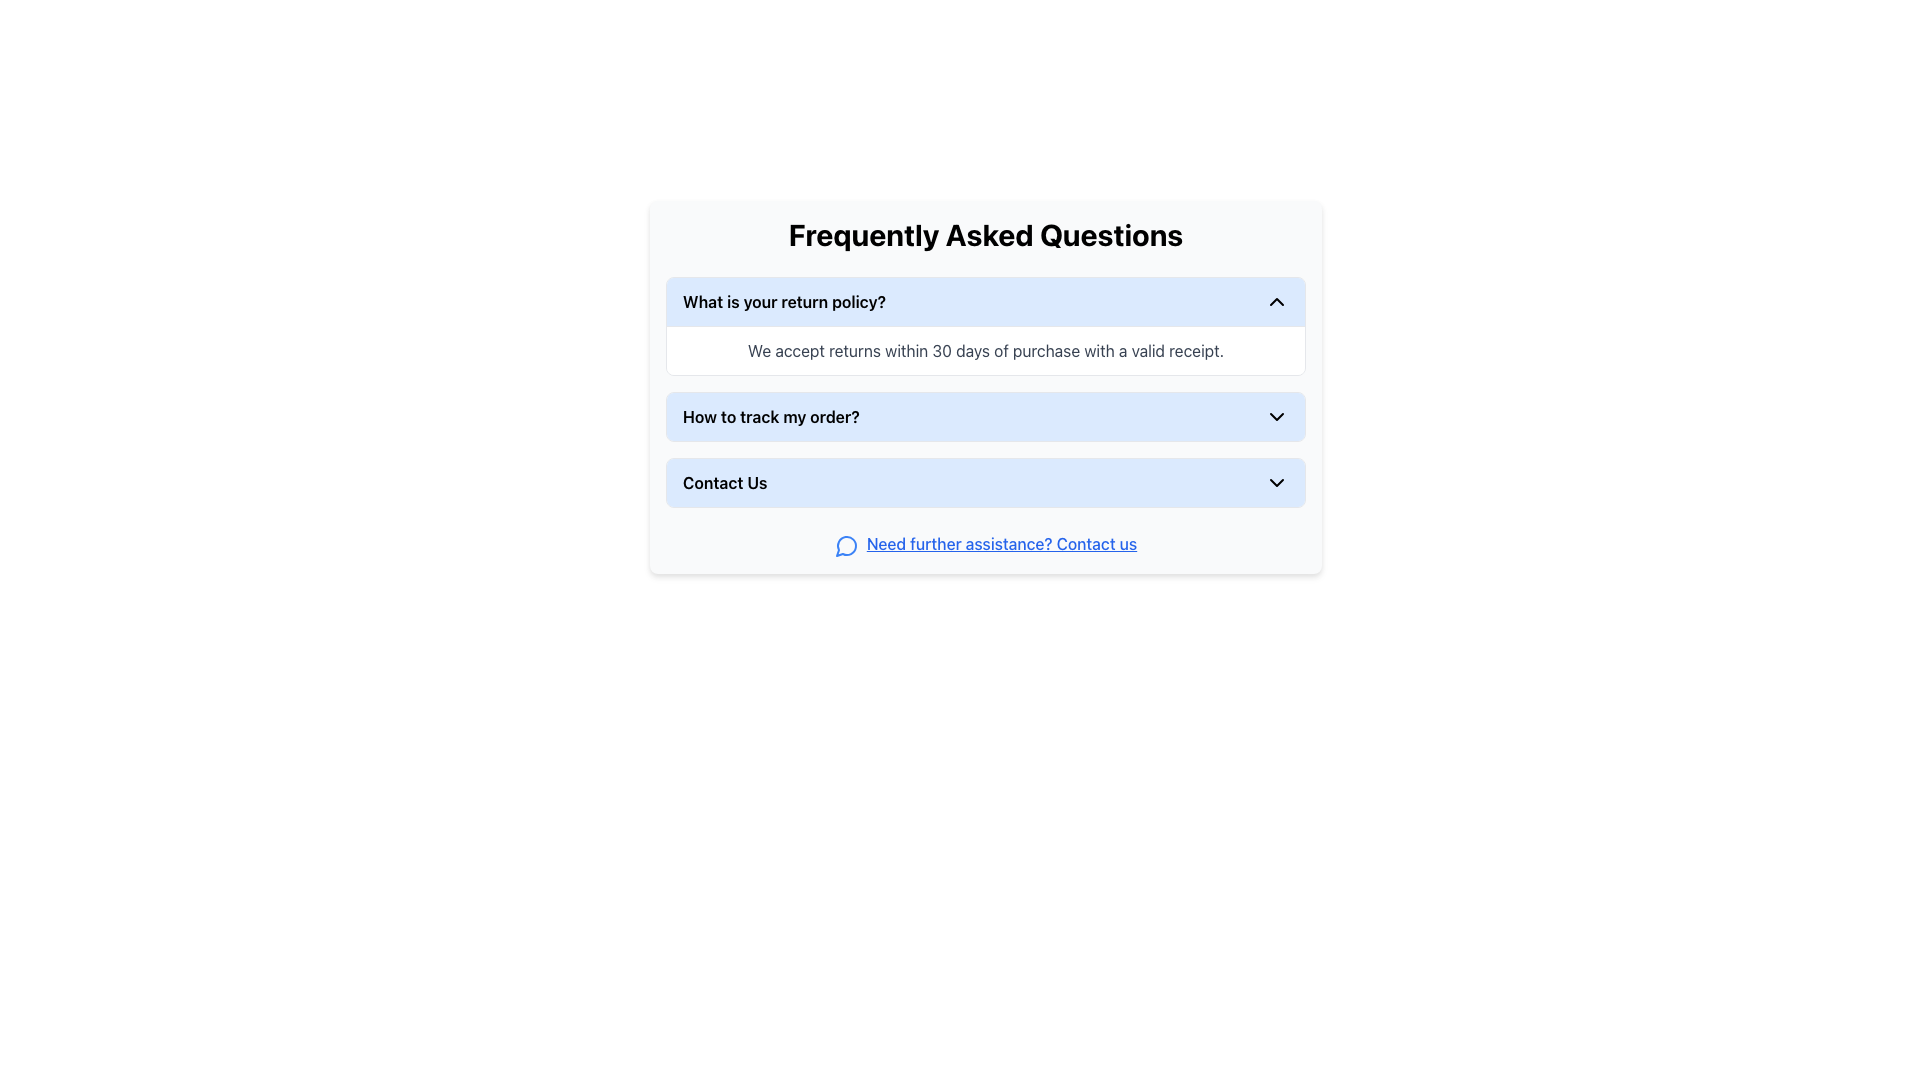 This screenshot has height=1080, width=1920. What do you see at coordinates (985, 349) in the screenshot?
I see `the text display that states 'We accept returns within 30 days of purchase with a valid receipt.' located in the answer area of the 'What is your return policy?' card` at bounding box center [985, 349].